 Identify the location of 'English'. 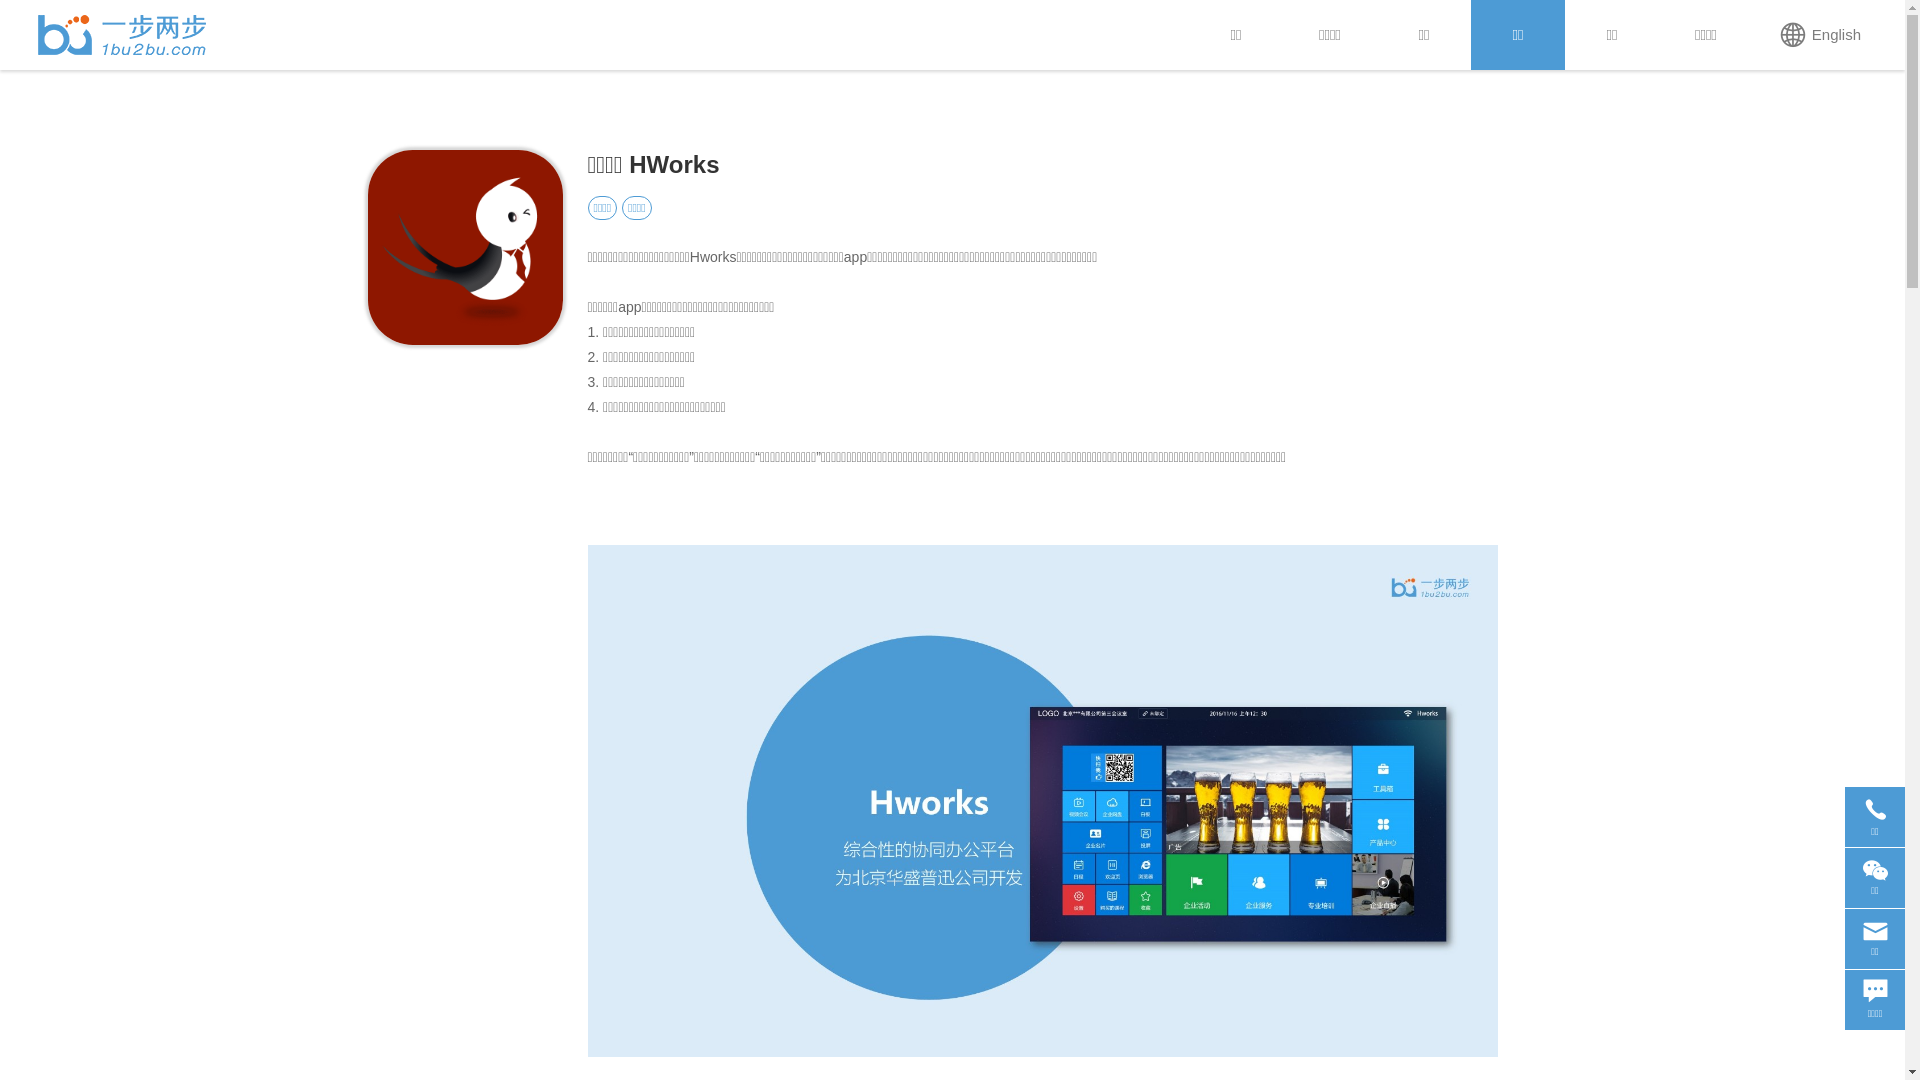
(1819, 34).